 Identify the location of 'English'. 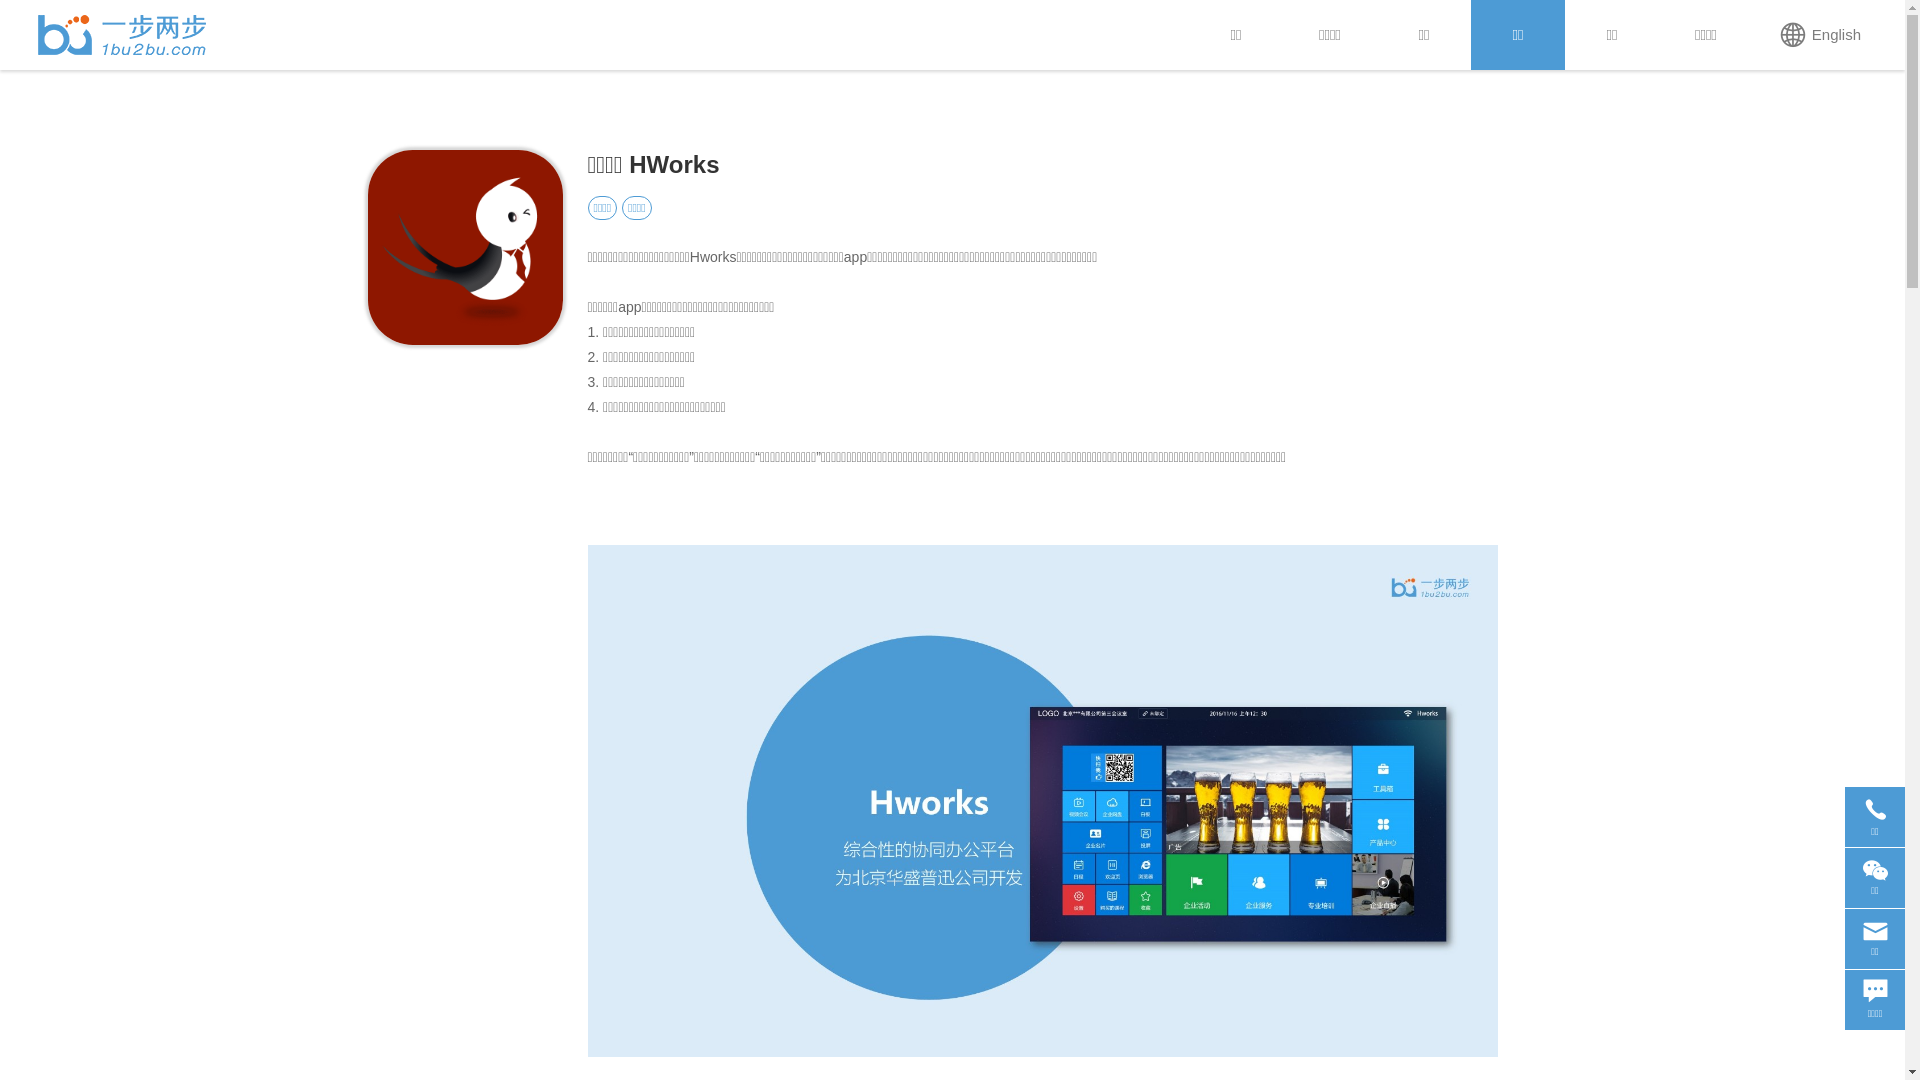
(1819, 34).